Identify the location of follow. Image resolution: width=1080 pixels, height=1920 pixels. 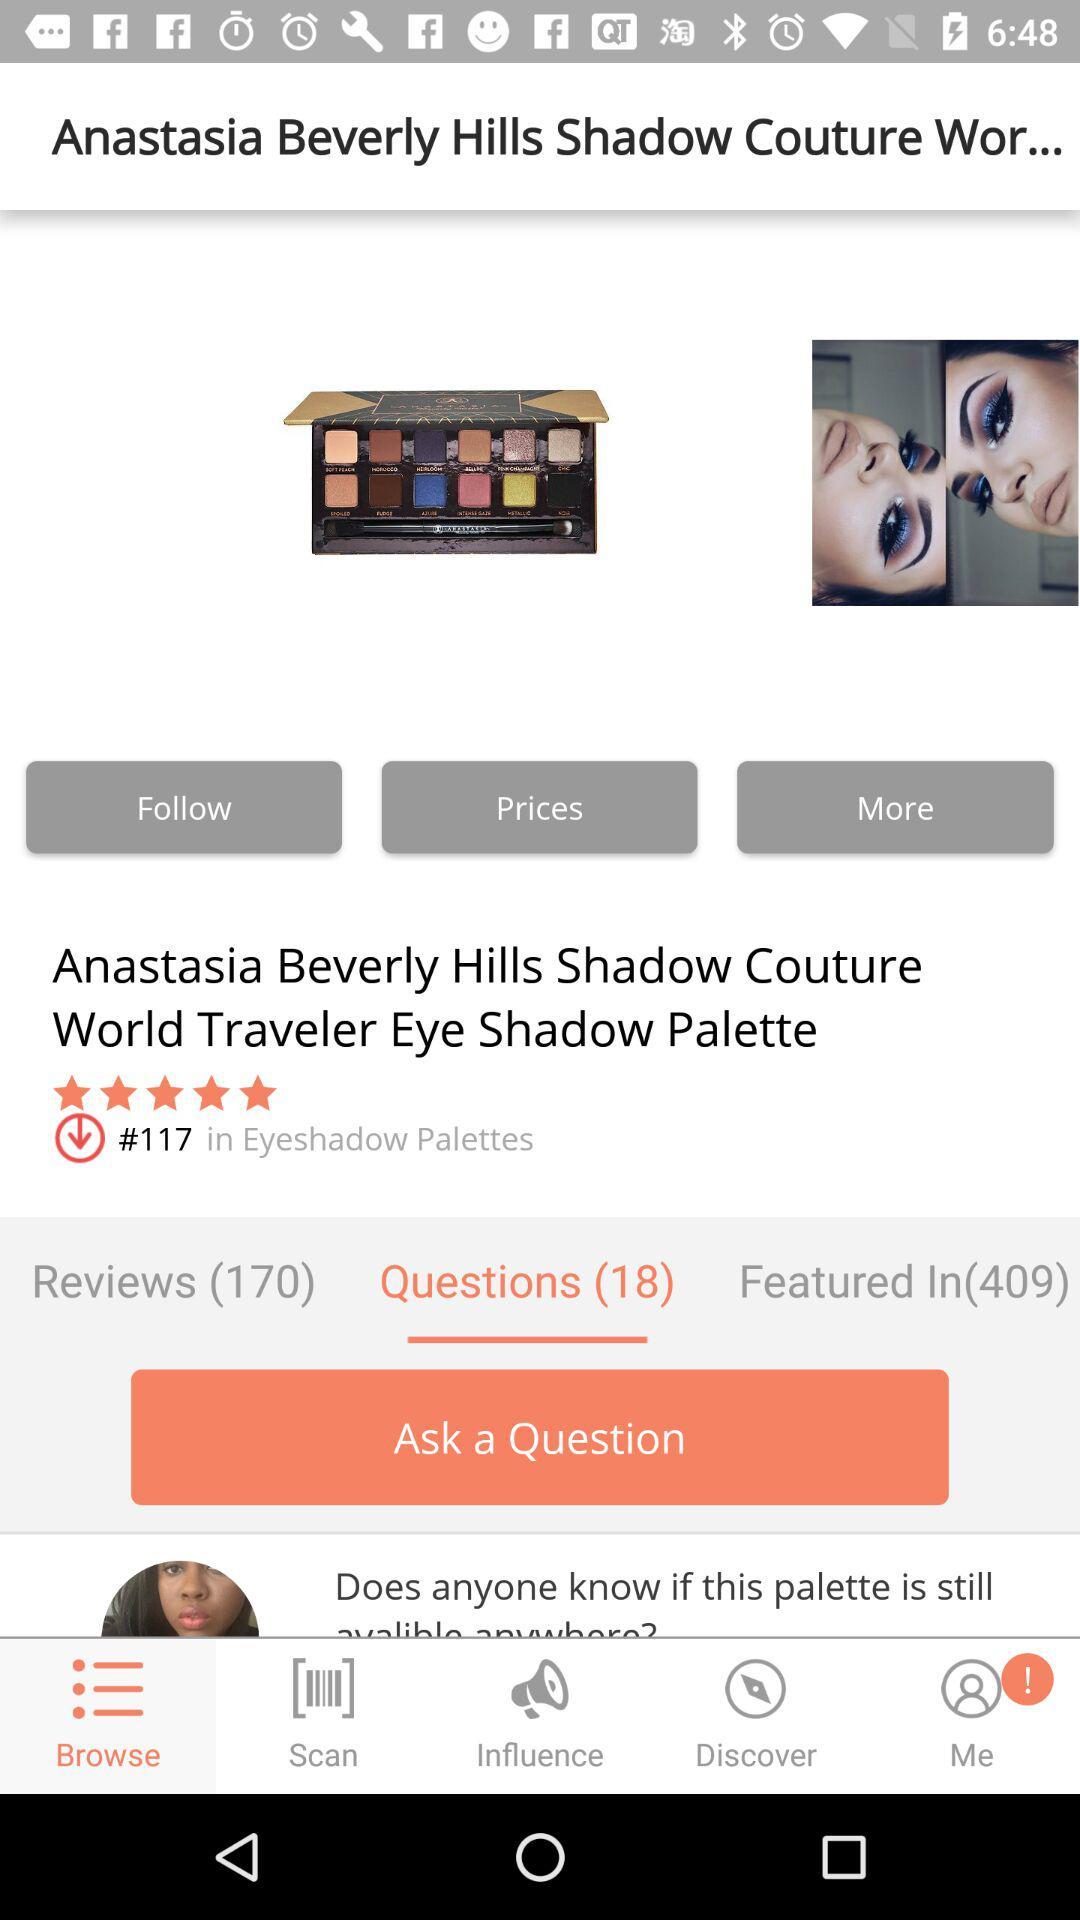
(184, 807).